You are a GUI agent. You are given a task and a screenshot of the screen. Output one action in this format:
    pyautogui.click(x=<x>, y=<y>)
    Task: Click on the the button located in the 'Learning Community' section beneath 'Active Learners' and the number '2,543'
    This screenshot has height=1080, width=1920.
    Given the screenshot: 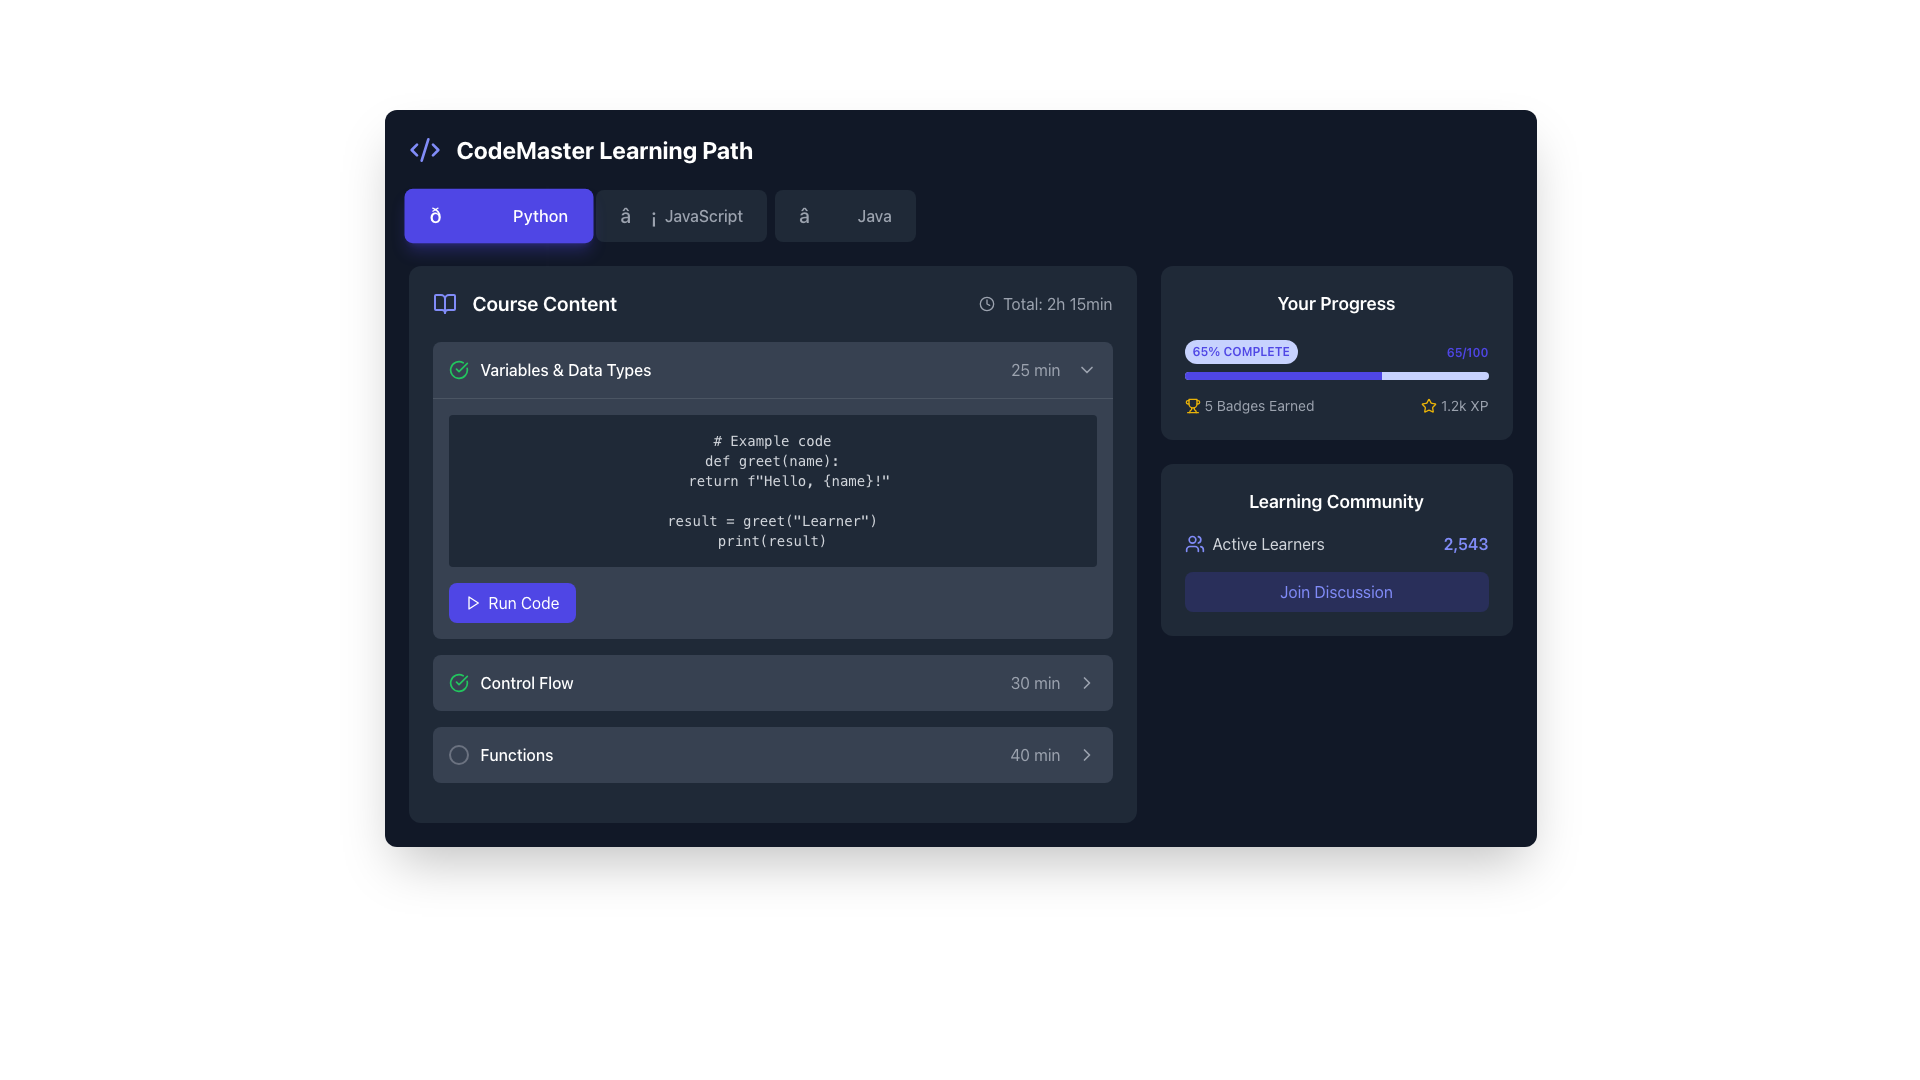 What is the action you would take?
    pyautogui.click(x=1336, y=571)
    